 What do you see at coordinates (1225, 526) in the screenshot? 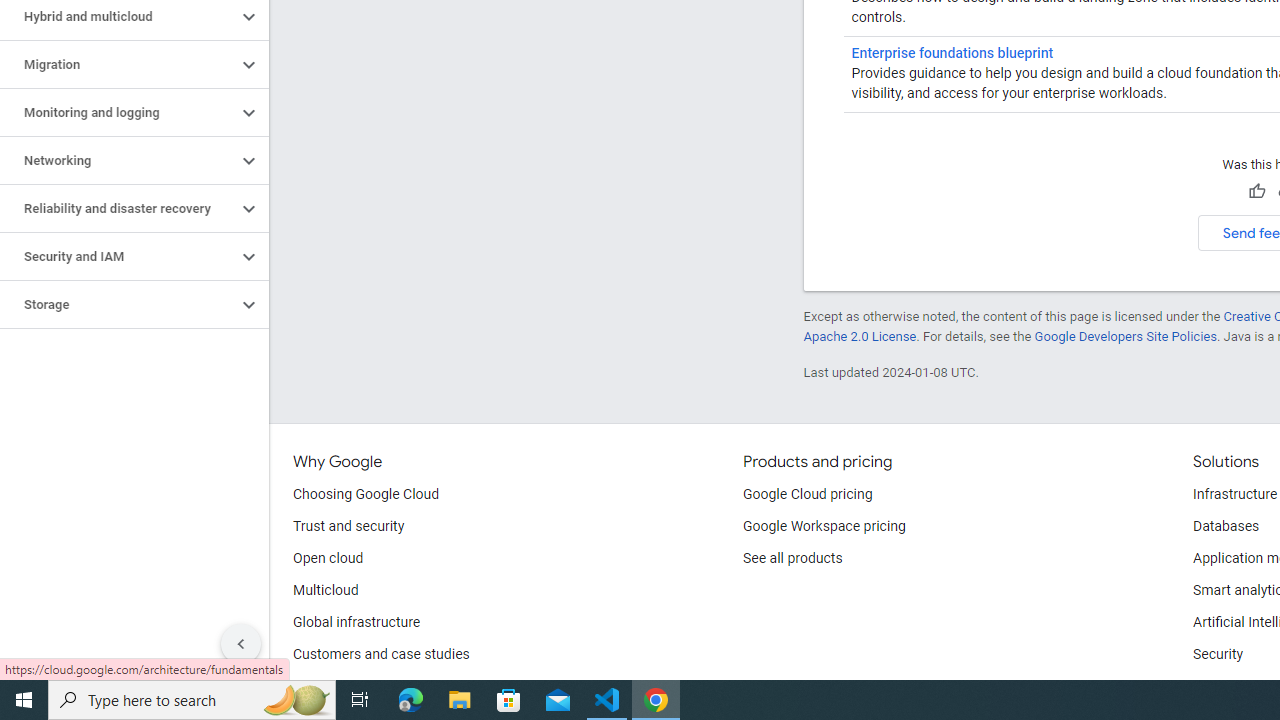
I see `'Databases'` at bounding box center [1225, 526].